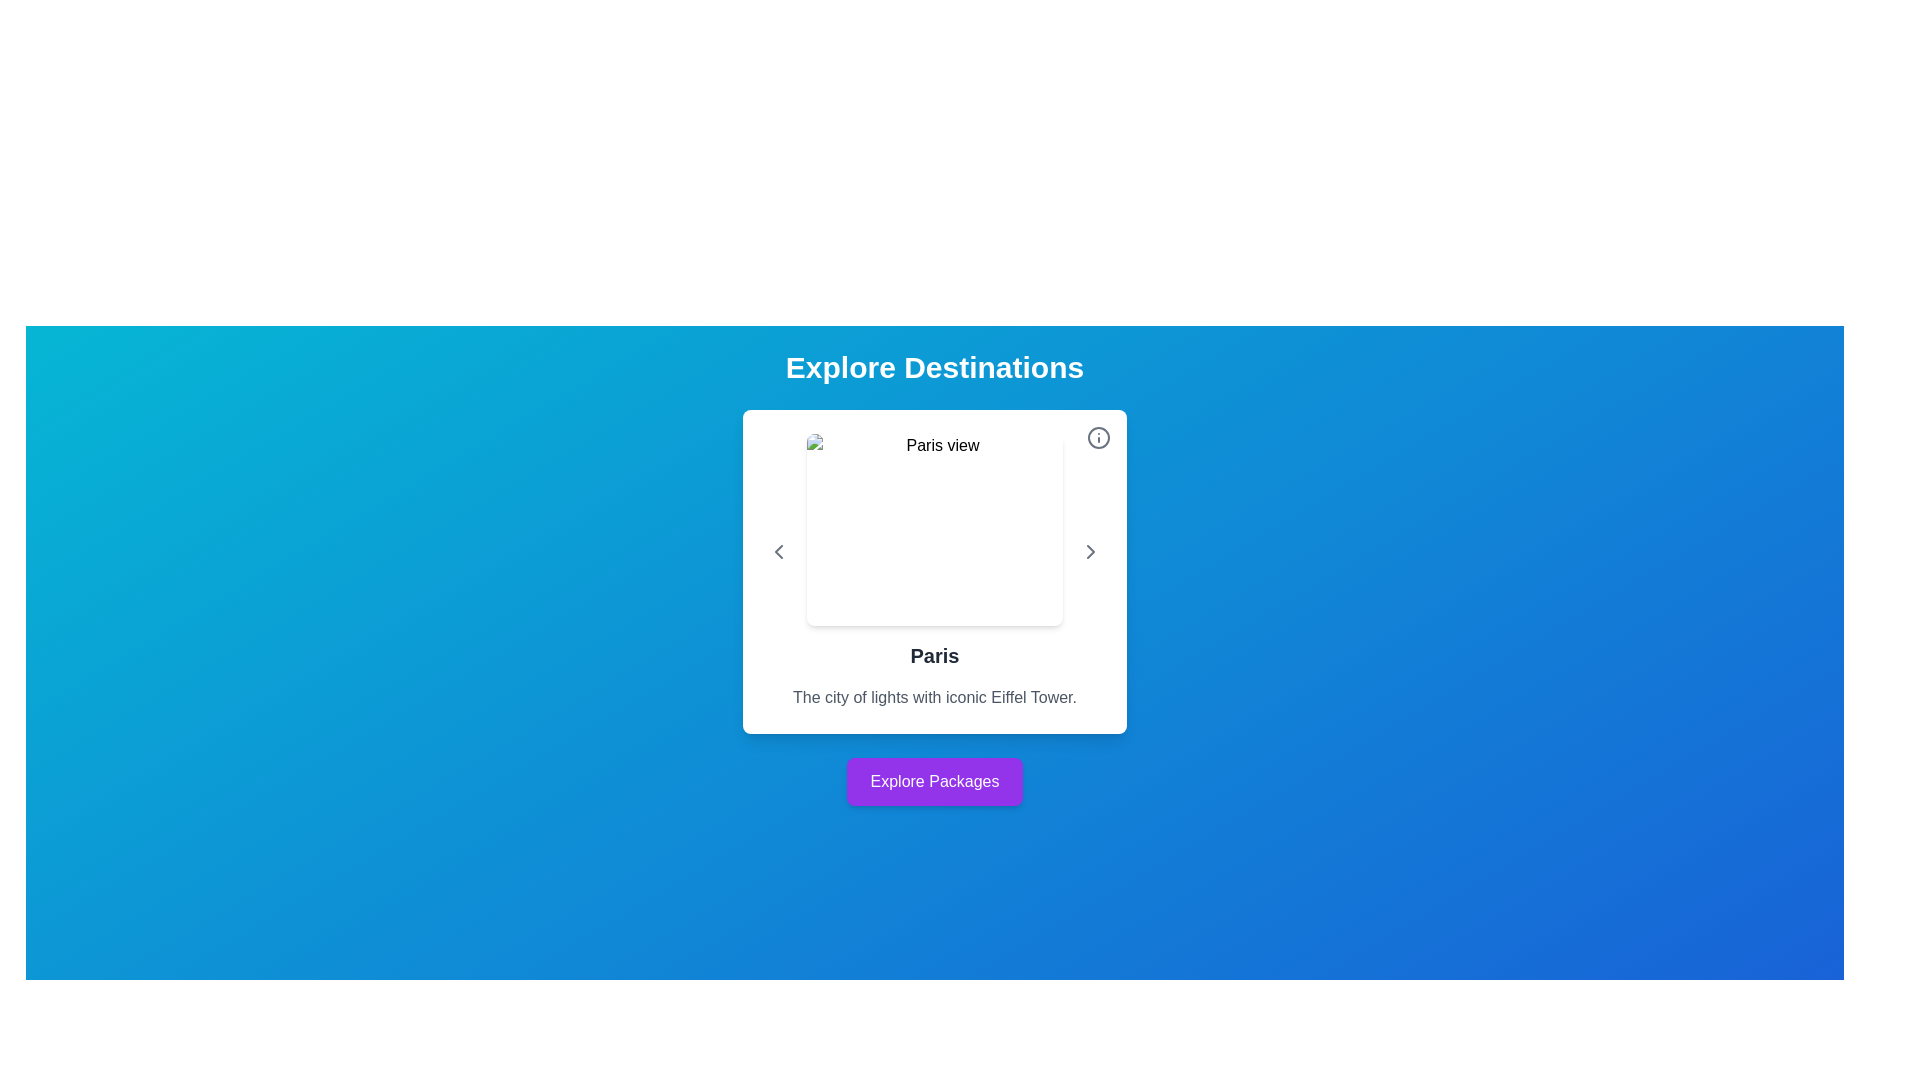 The image size is (1920, 1080). I want to click on text label displaying 'Paris' in a large, bold font with a grayish tone, located beneath the image with alt-text 'Paris view', so click(934, 655).